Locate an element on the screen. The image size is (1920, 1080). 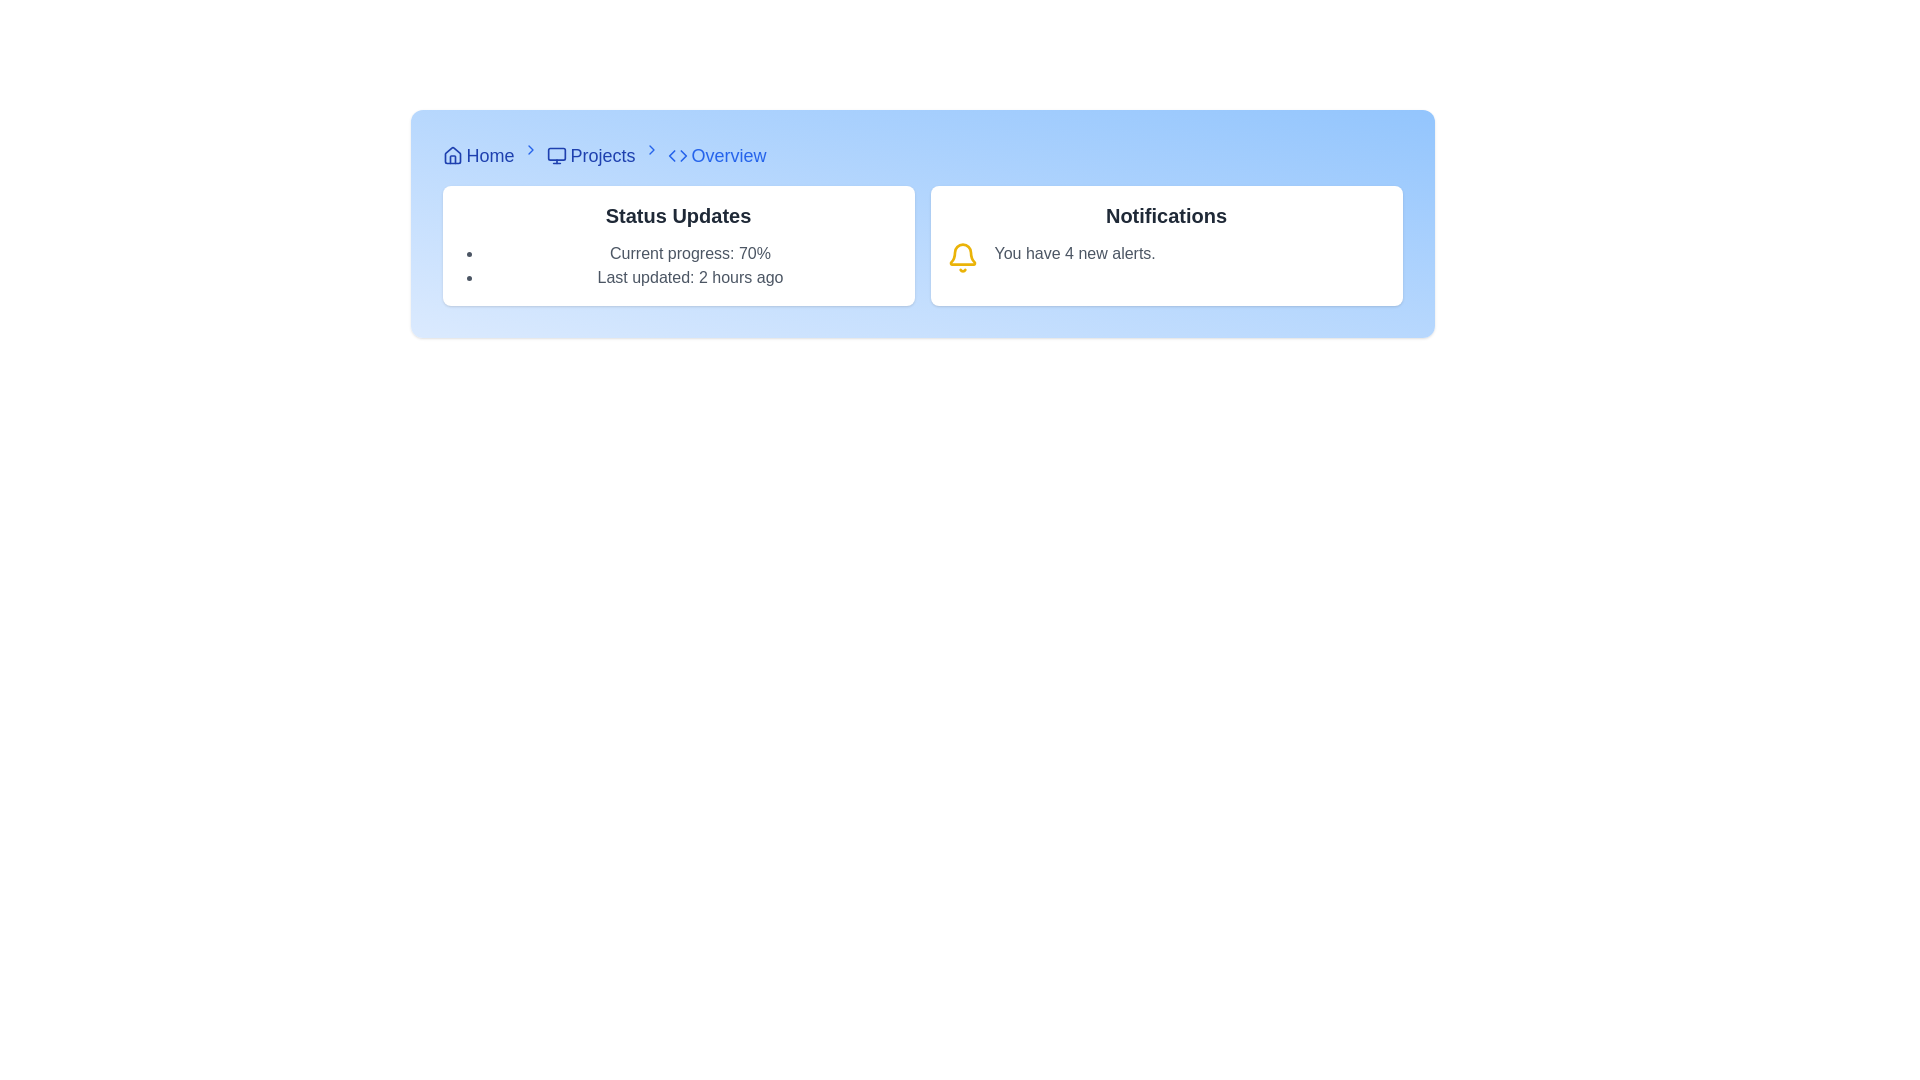
the leftmost hyperlink in the breadcrumb navigation bar to observe its interactive styling is located at coordinates (477, 154).